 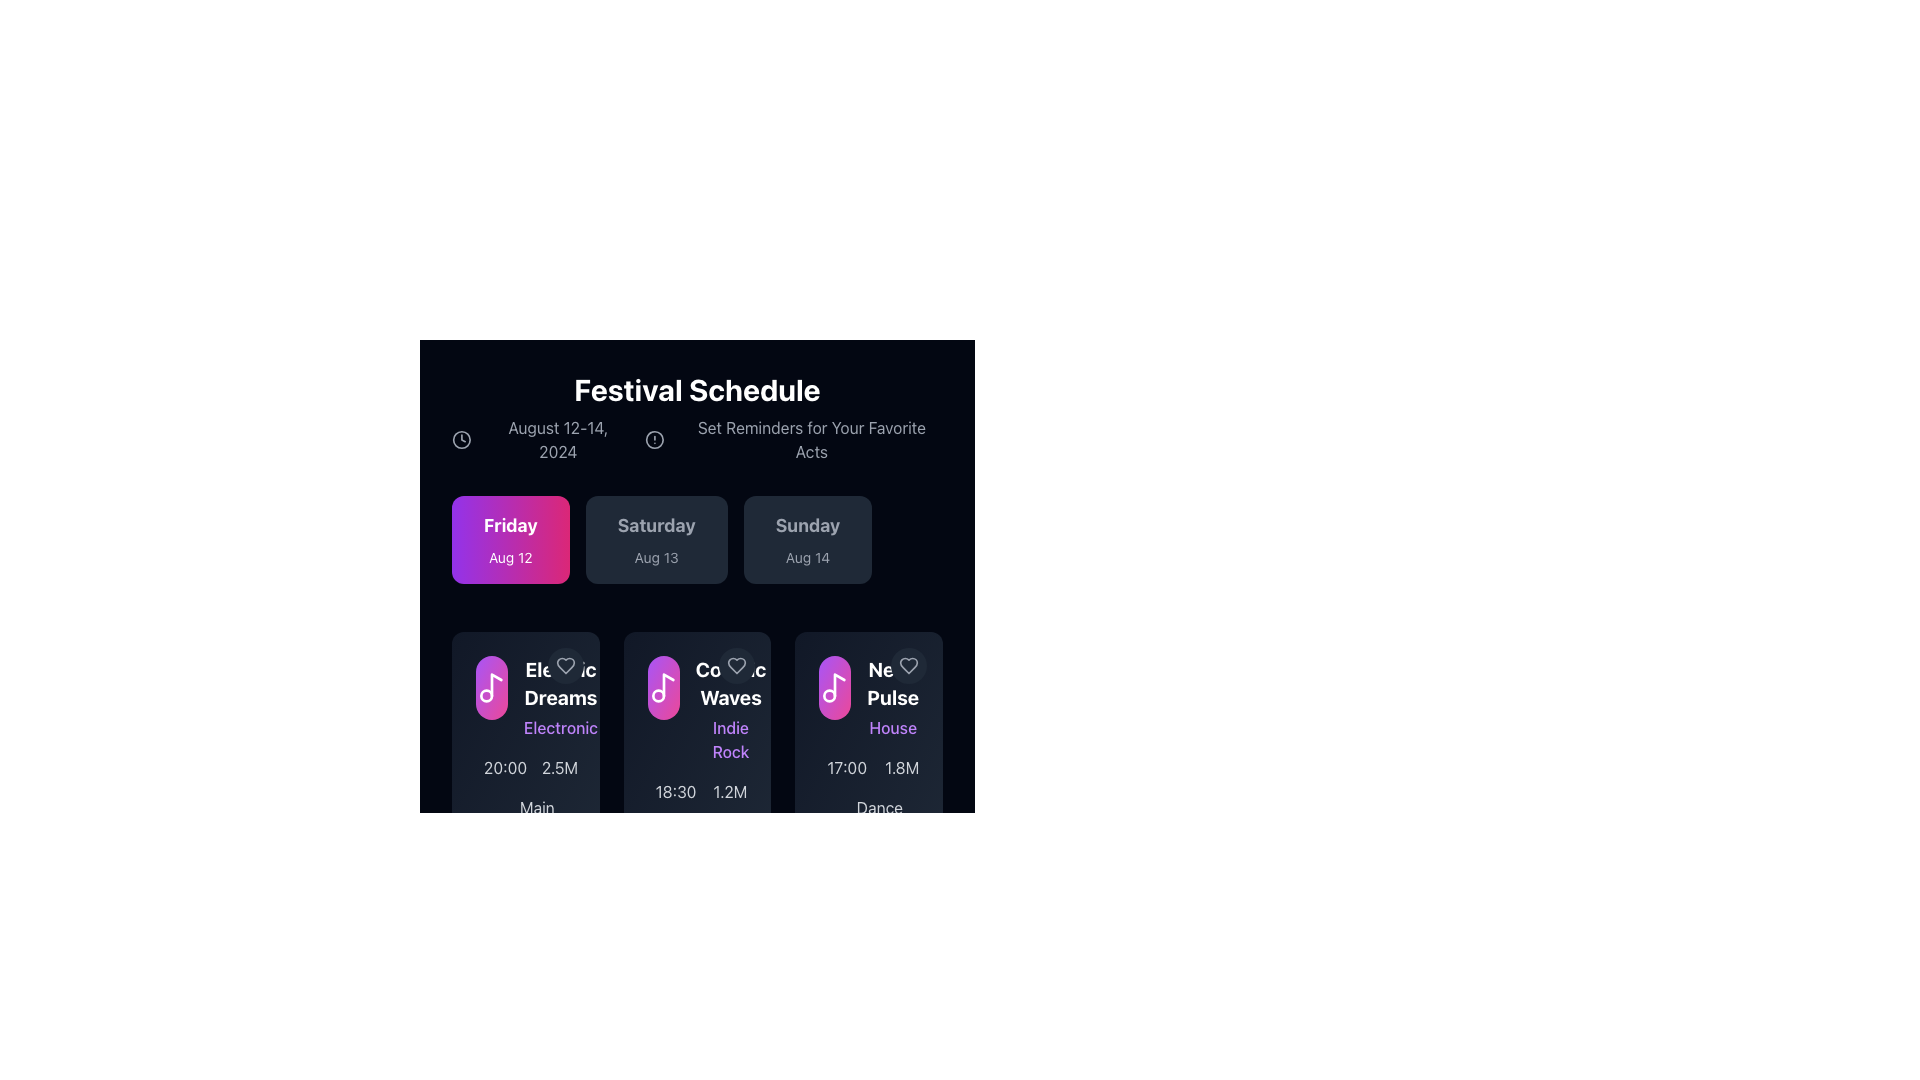 What do you see at coordinates (697, 416) in the screenshot?
I see `the Header section that provides the title and key details of the festival schedule, located at the top of the layout above the day tabs and event cards` at bounding box center [697, 416].